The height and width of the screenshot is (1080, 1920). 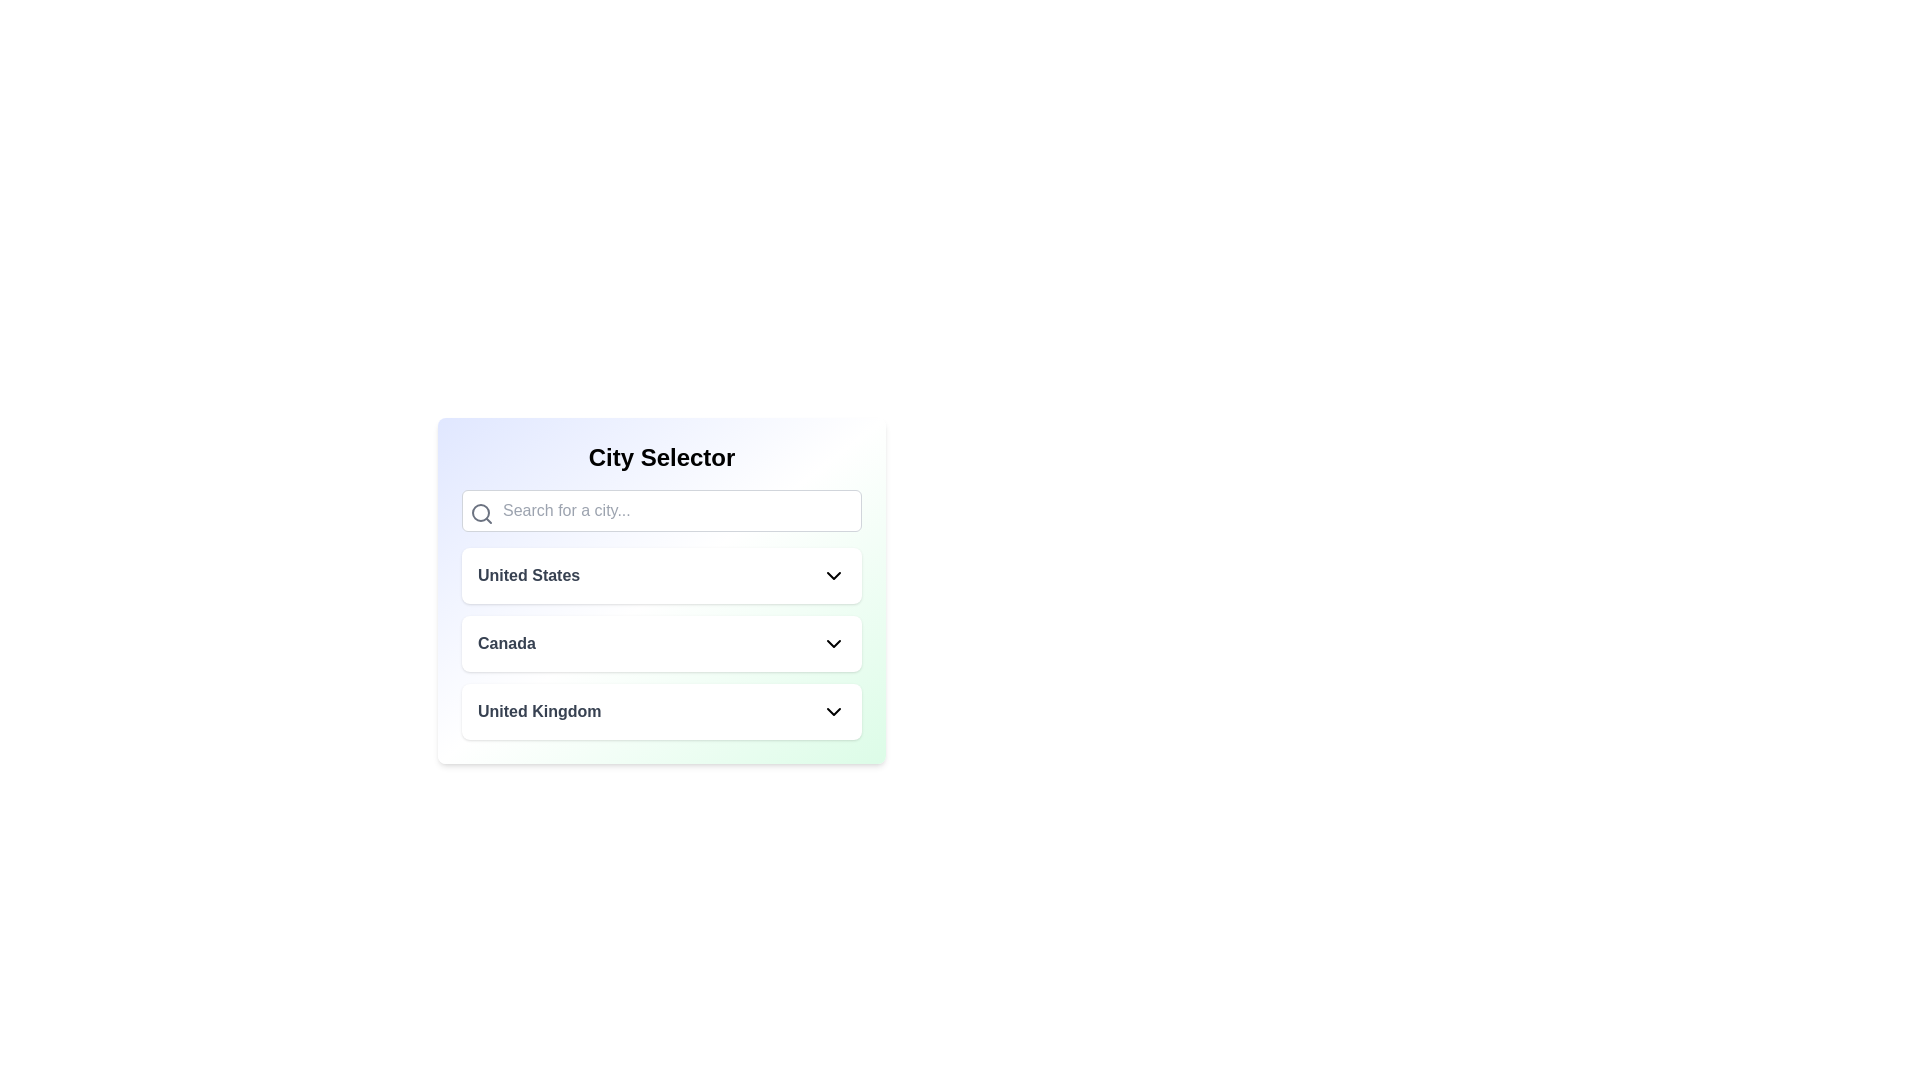 What do you see at coordinates (480, 512) in the screenshot?
I see `the circular shape within the search icon located in the City Selector module, which represents a search or magnifying glass` at bounding box center [480, 512].